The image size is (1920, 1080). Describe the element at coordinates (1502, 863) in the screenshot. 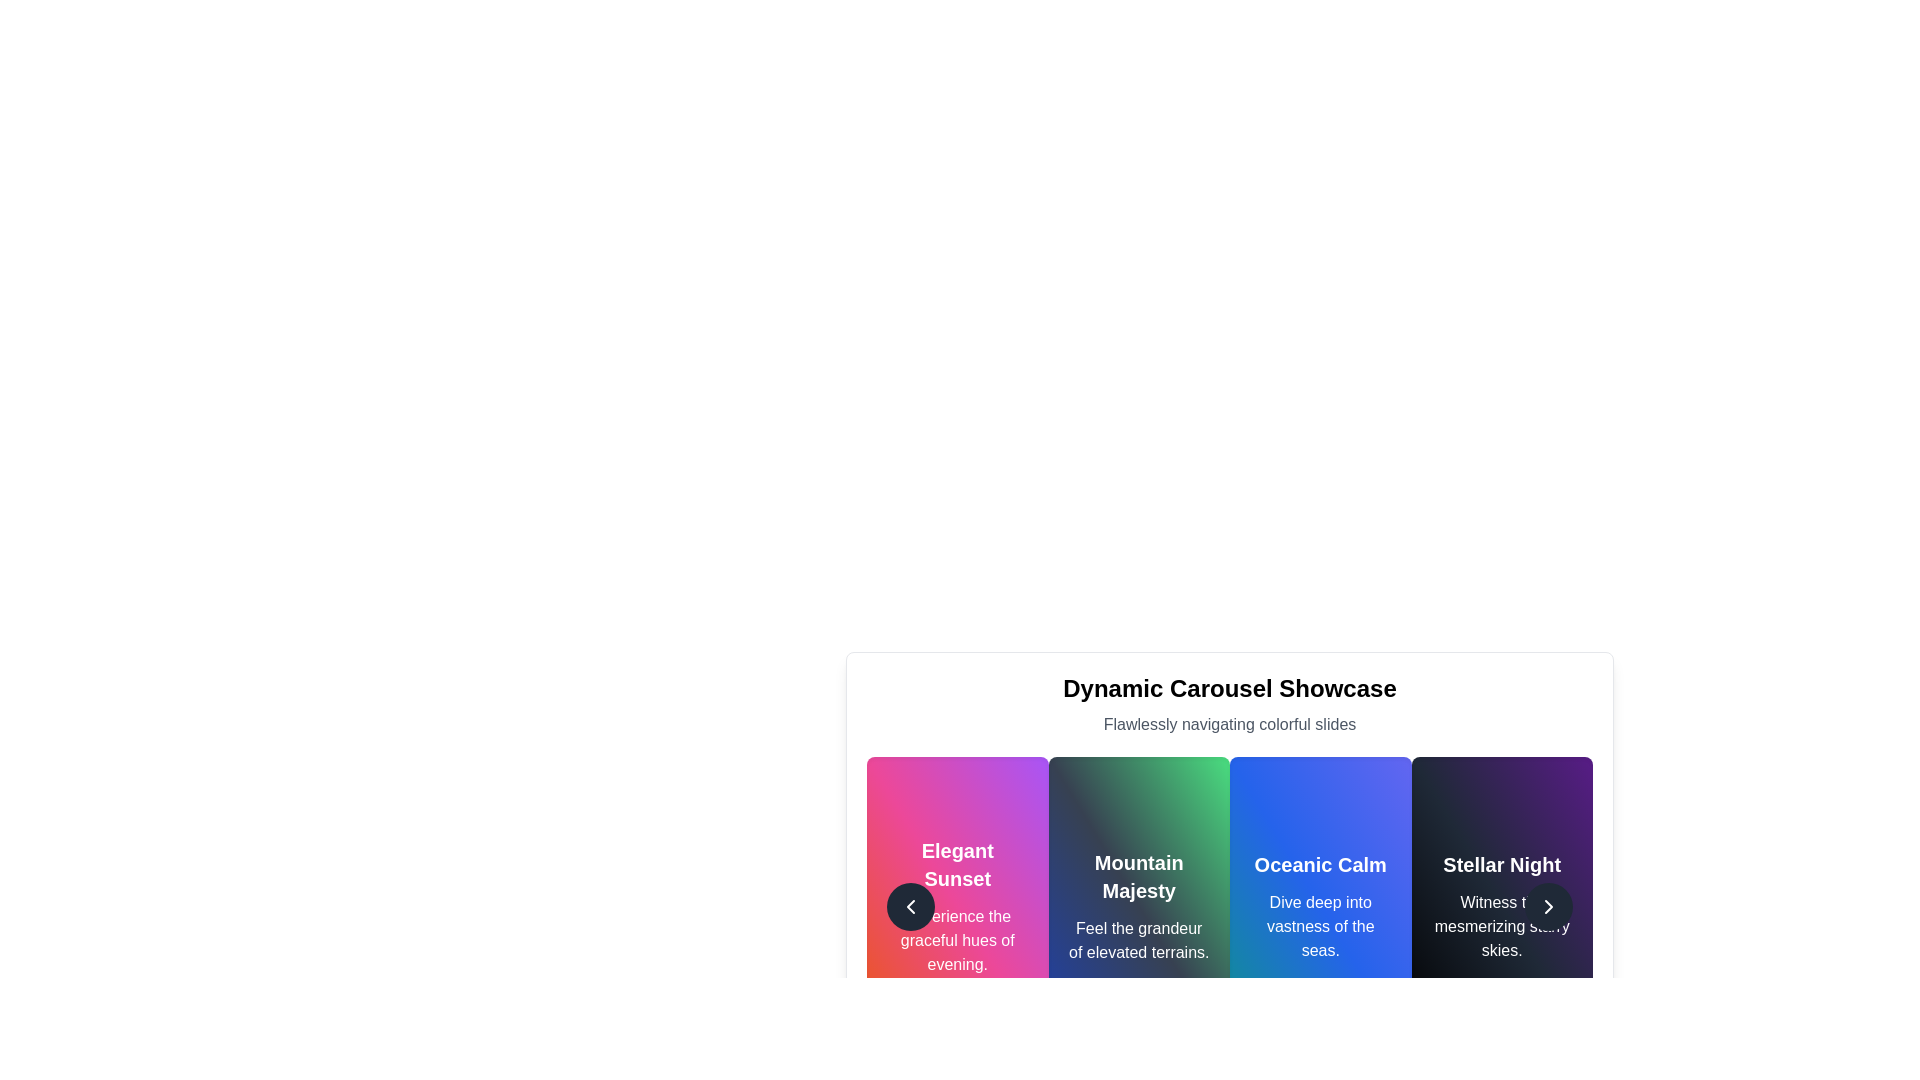

I see `text label 'Stellar Night' located at the top-center of the rightmost card in the 'Dynamic Carousel Showcase' section, which is displayed in bold white font on a gradient background` at that location.